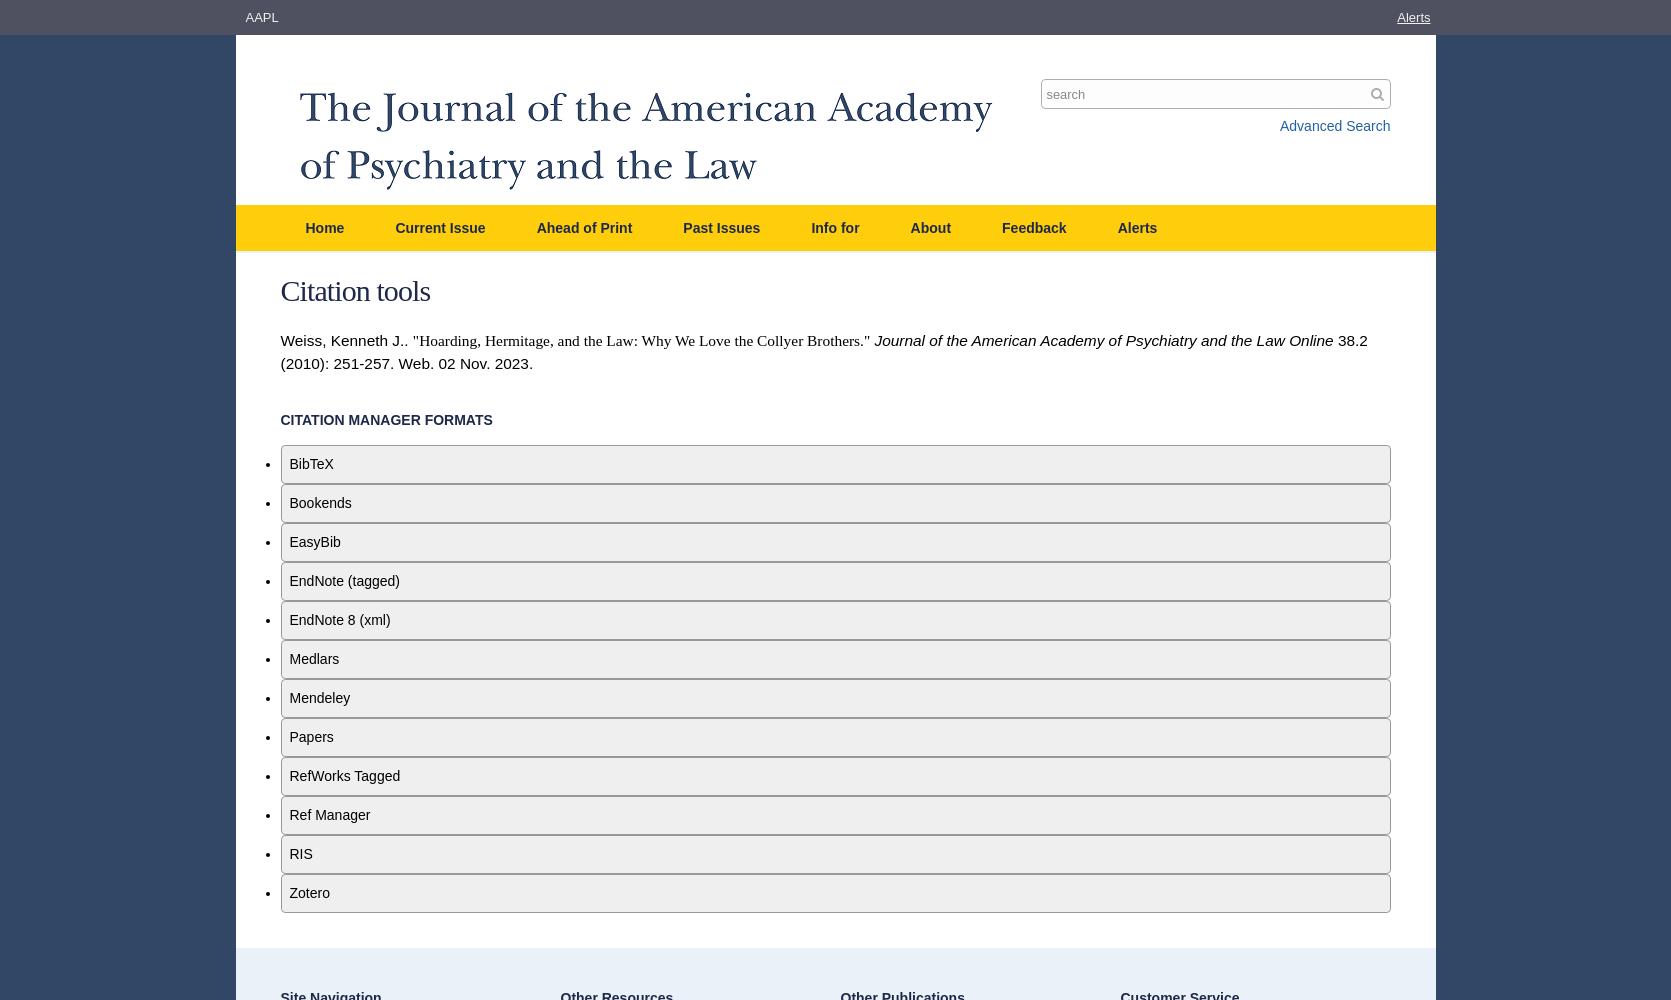  I want to click on 'BibTeX', so click(309, 463).